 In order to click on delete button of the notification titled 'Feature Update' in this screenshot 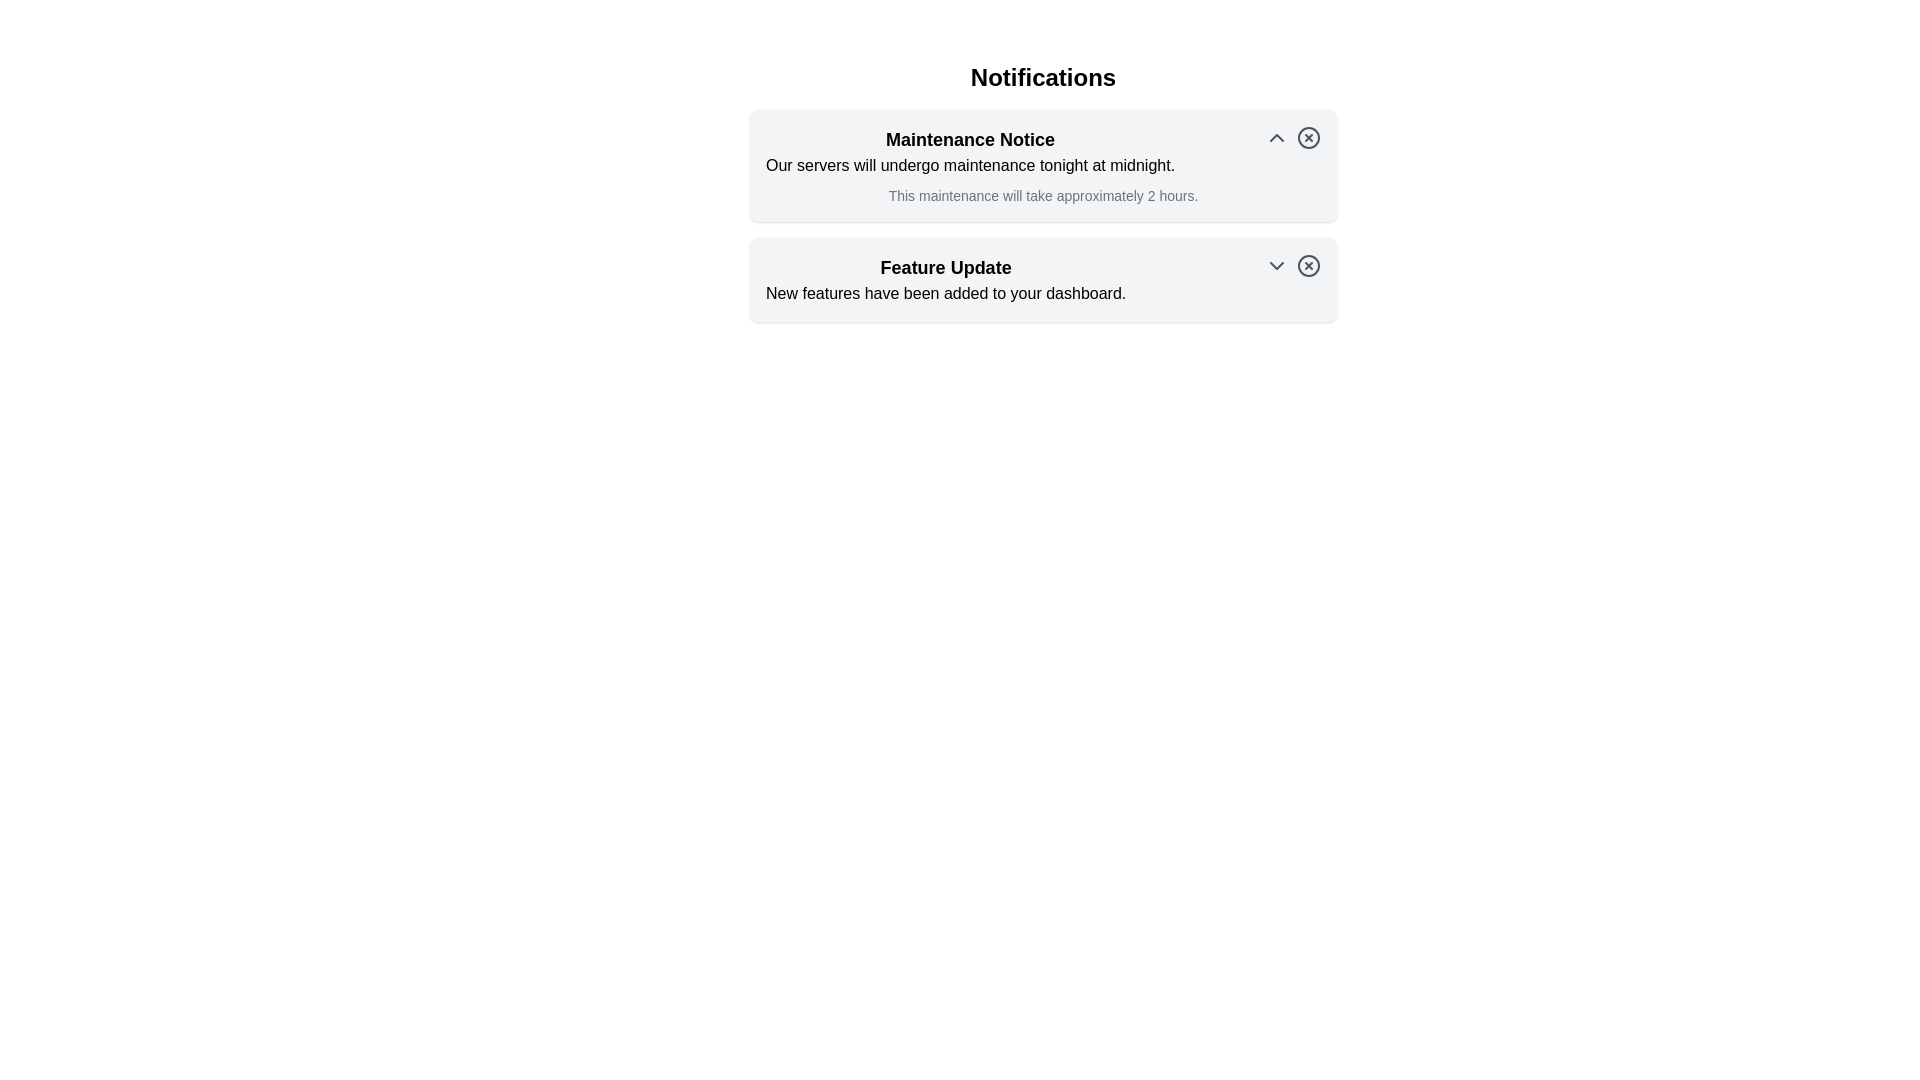, I will do `click(1309, 265)`.